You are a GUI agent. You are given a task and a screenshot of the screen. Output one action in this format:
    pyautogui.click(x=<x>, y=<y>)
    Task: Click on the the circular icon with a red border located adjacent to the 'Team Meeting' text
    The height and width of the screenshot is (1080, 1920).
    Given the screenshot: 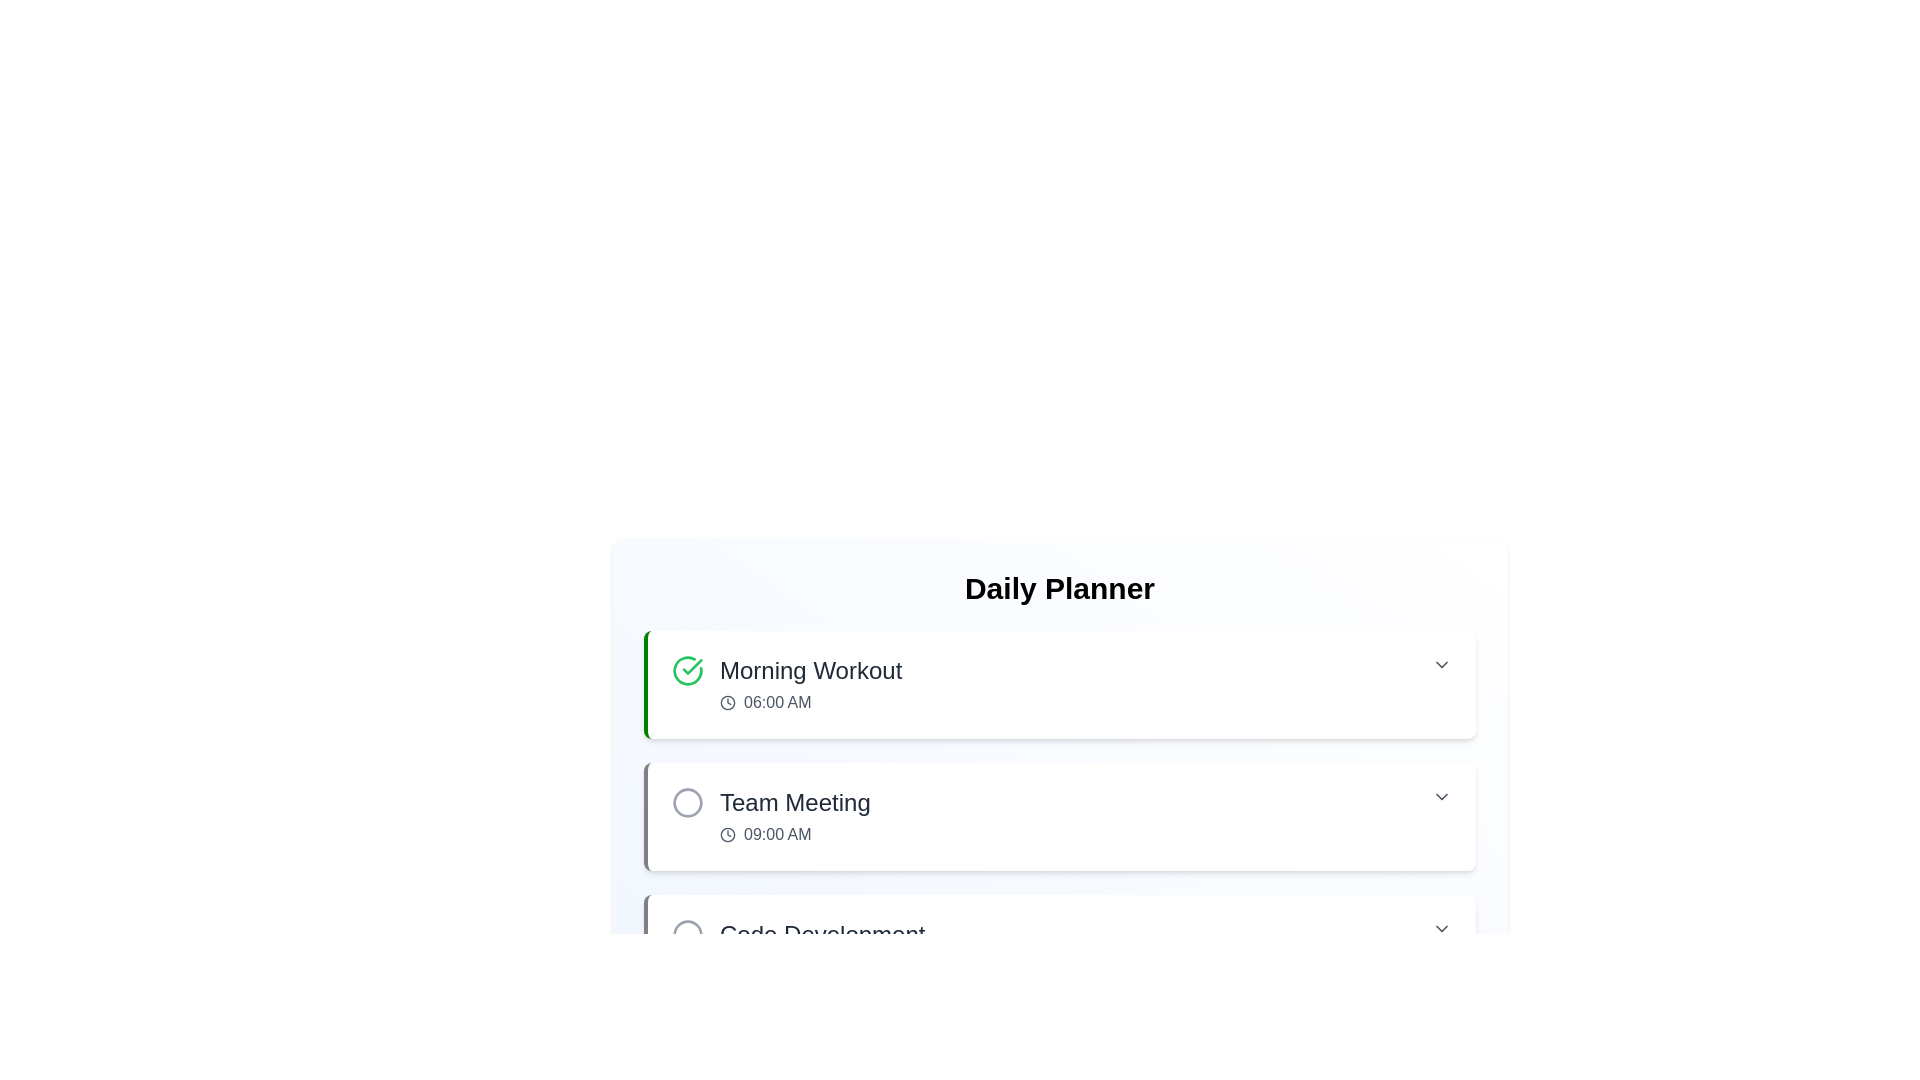 What is the action you would take?
    pyautogui.click(x=687, y=801)
    